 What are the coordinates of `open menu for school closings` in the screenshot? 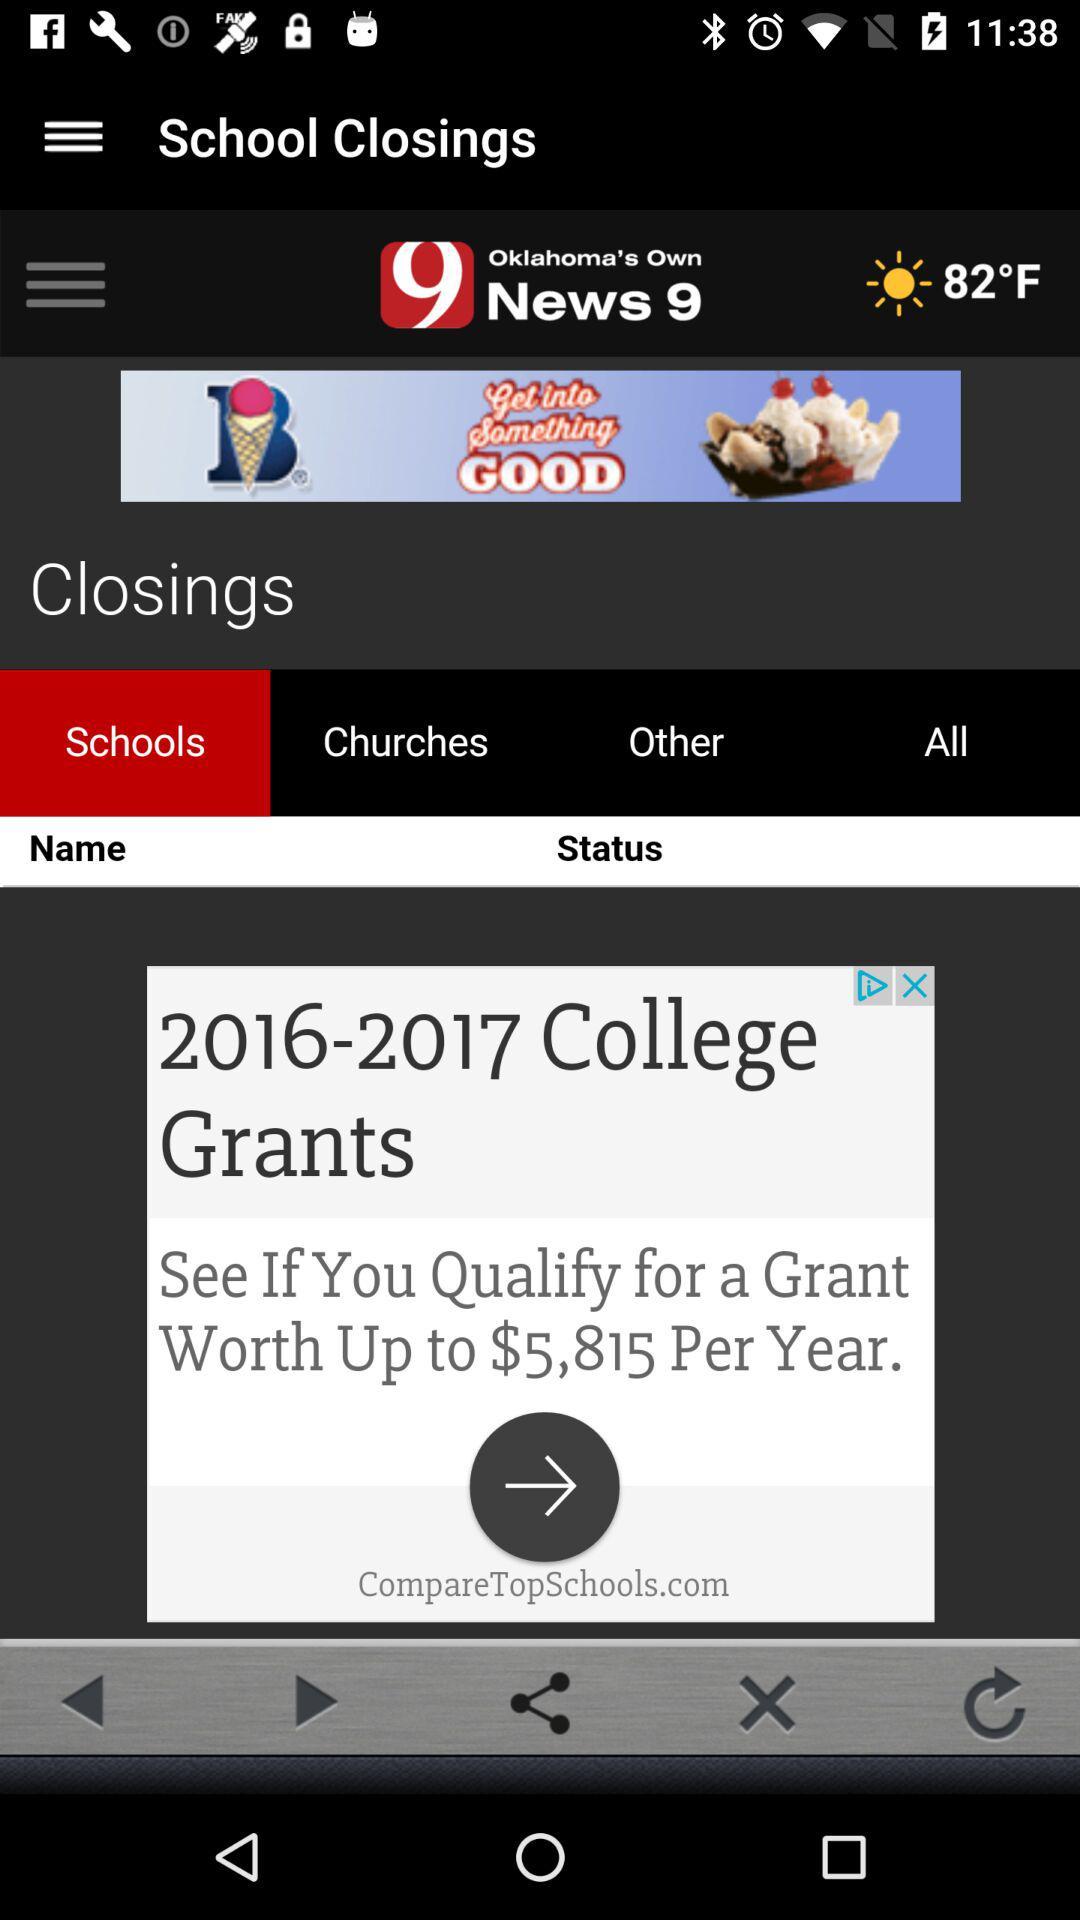 It's located at (72, 135).